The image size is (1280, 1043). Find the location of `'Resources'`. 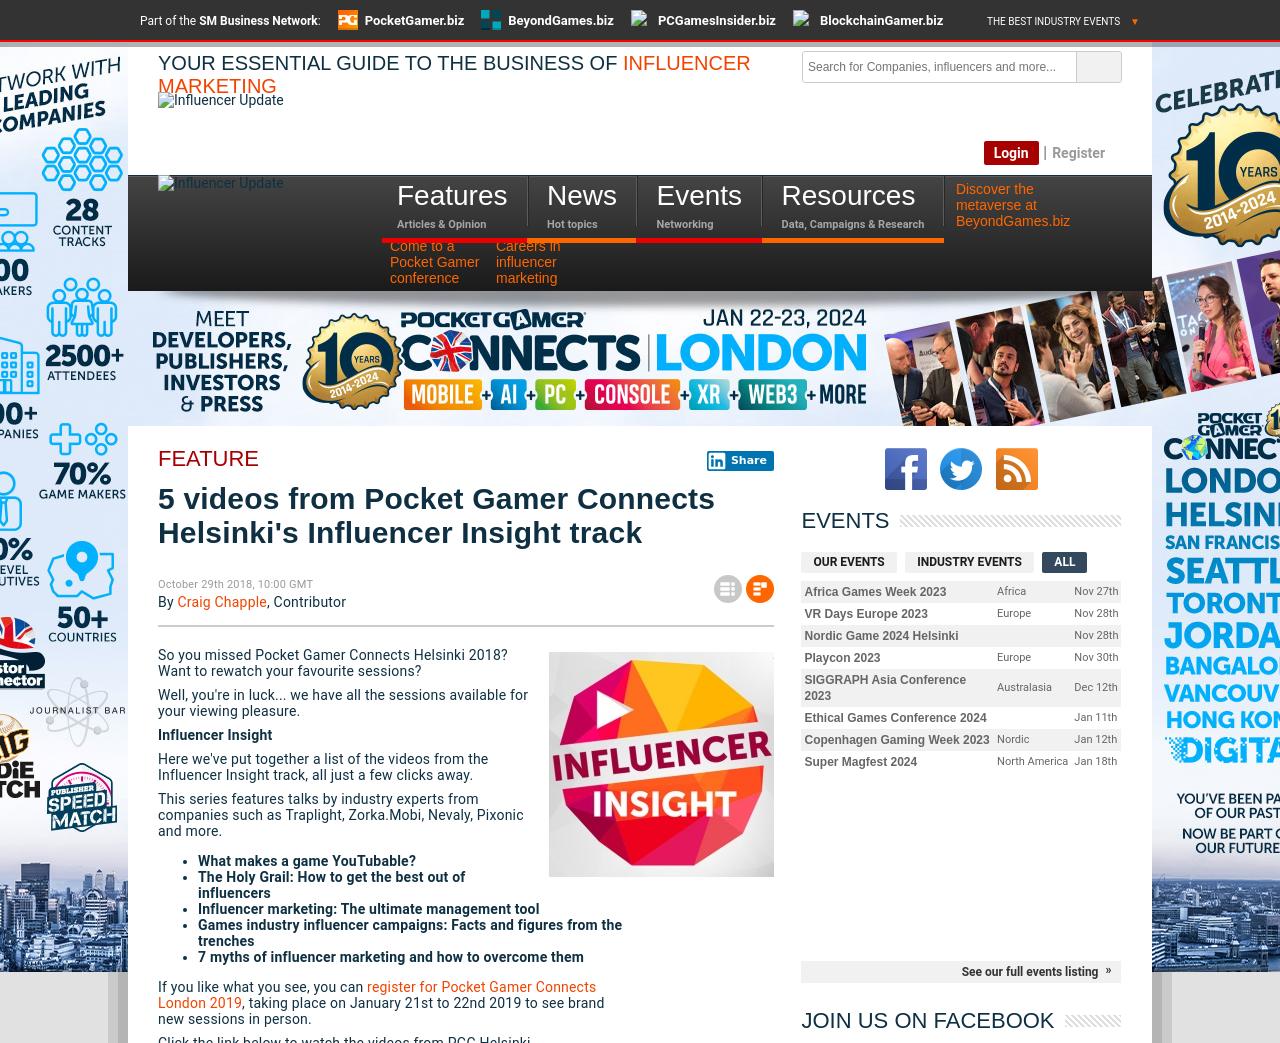

'Resources' is located at coordinates (780, 194).